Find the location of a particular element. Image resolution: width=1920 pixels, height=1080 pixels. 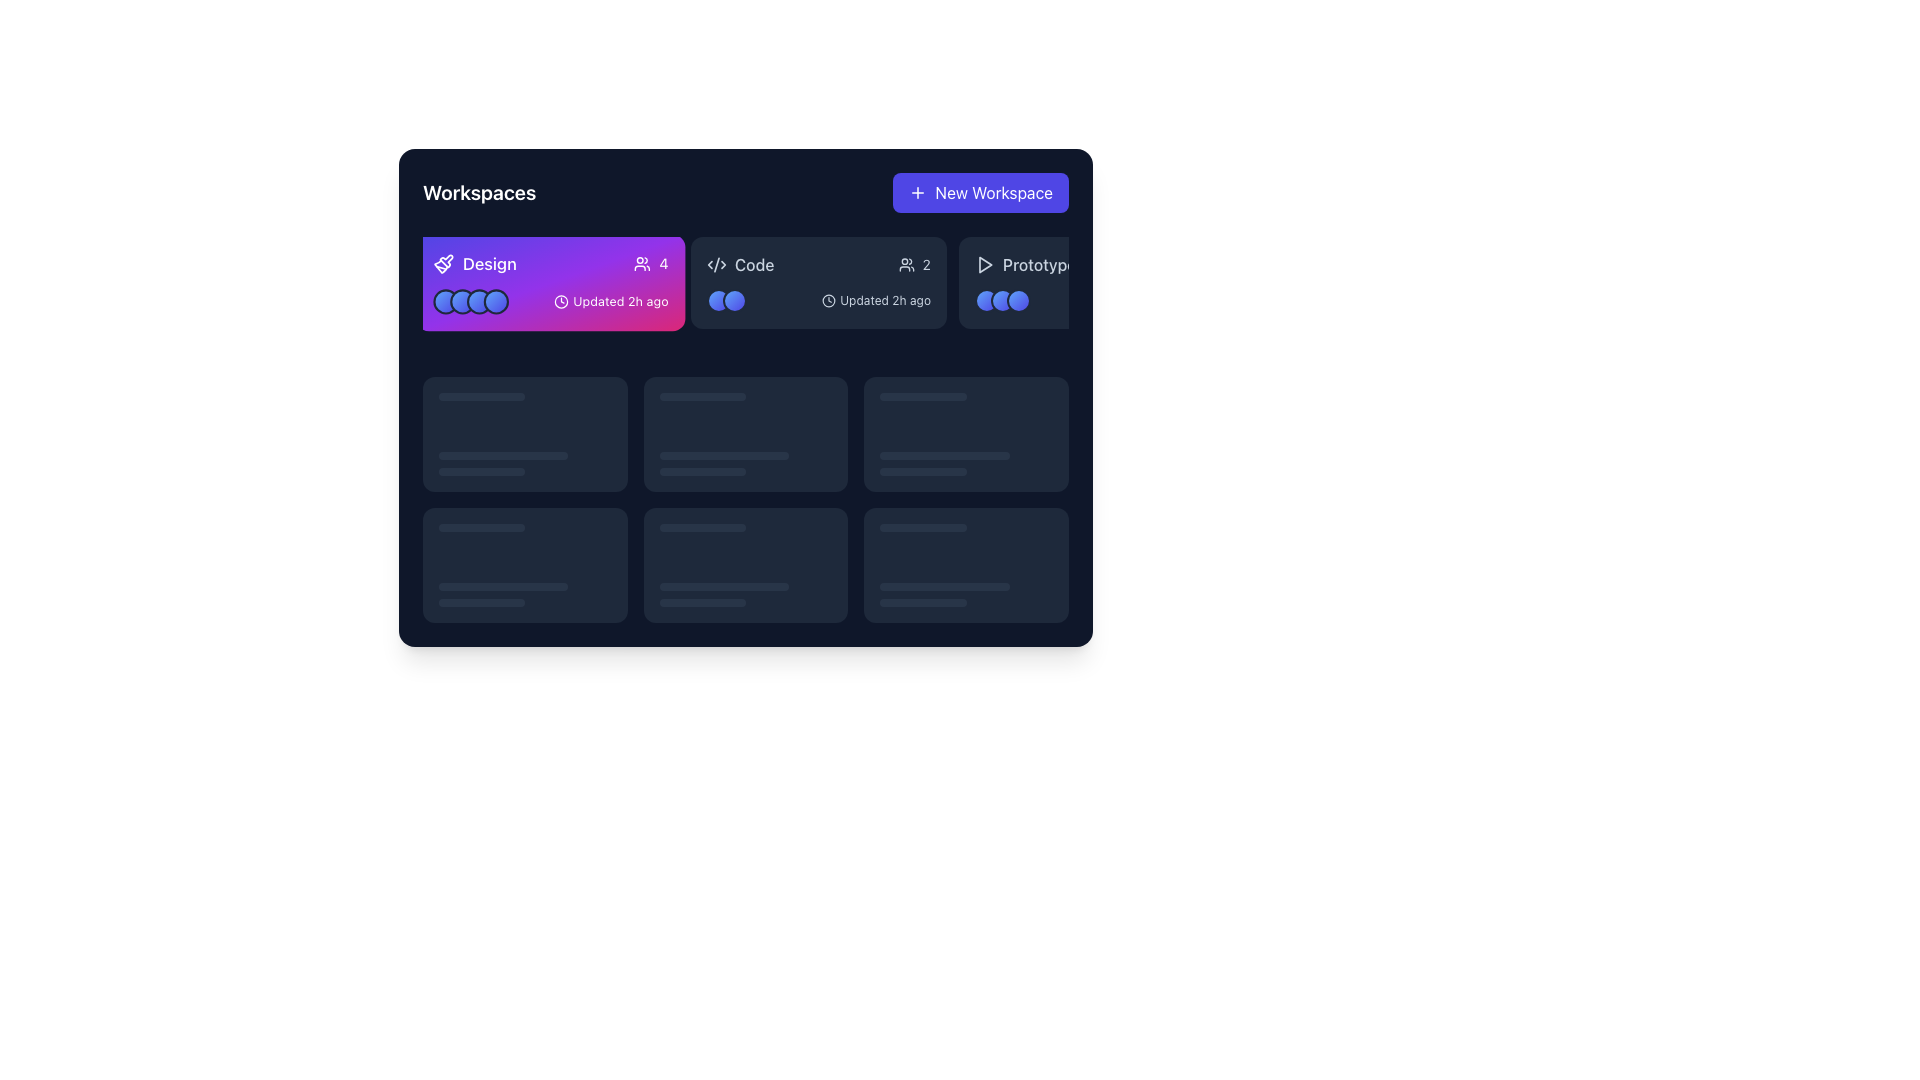

the third circular User Avatar Indicator in the 'Design' workspace panel is located at coordinates (478, 301).